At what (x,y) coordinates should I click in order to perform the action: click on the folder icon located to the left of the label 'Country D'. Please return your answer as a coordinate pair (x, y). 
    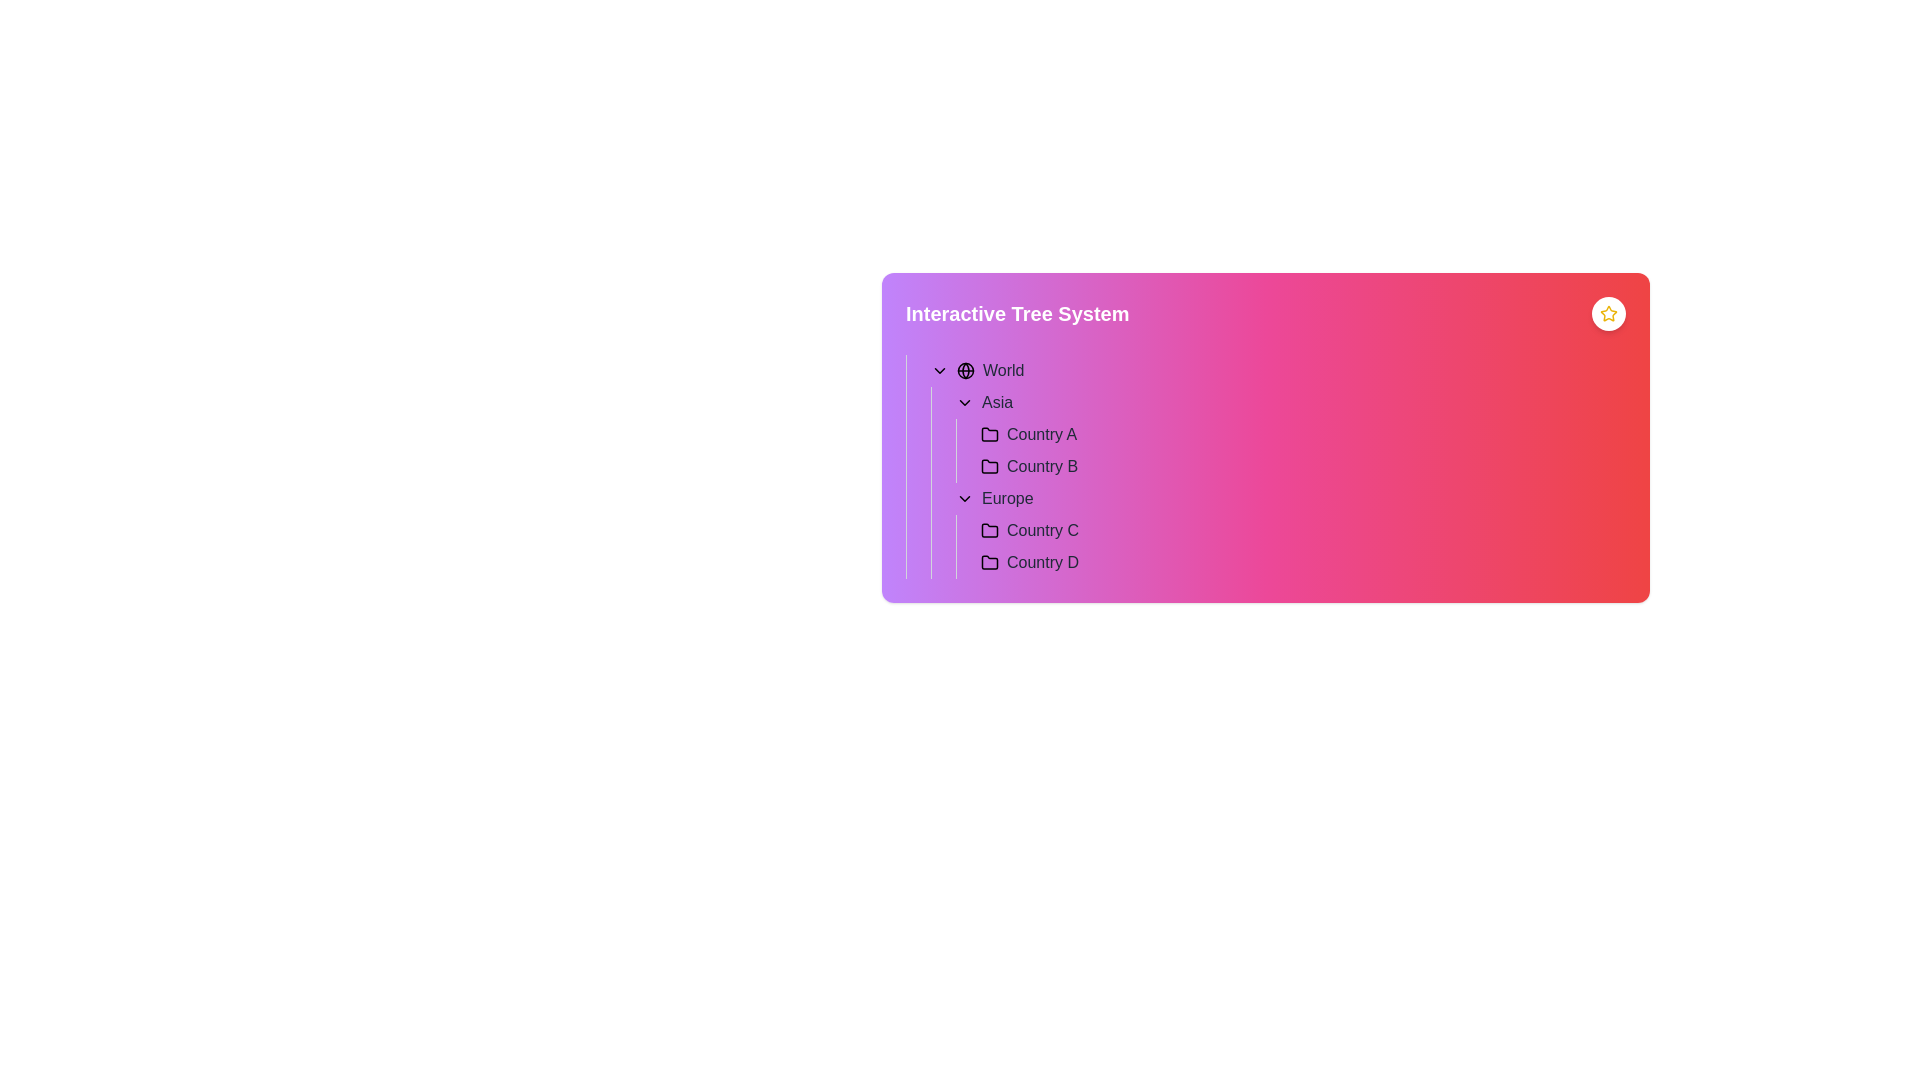
    Looking at the image, I should click on (989, 563).